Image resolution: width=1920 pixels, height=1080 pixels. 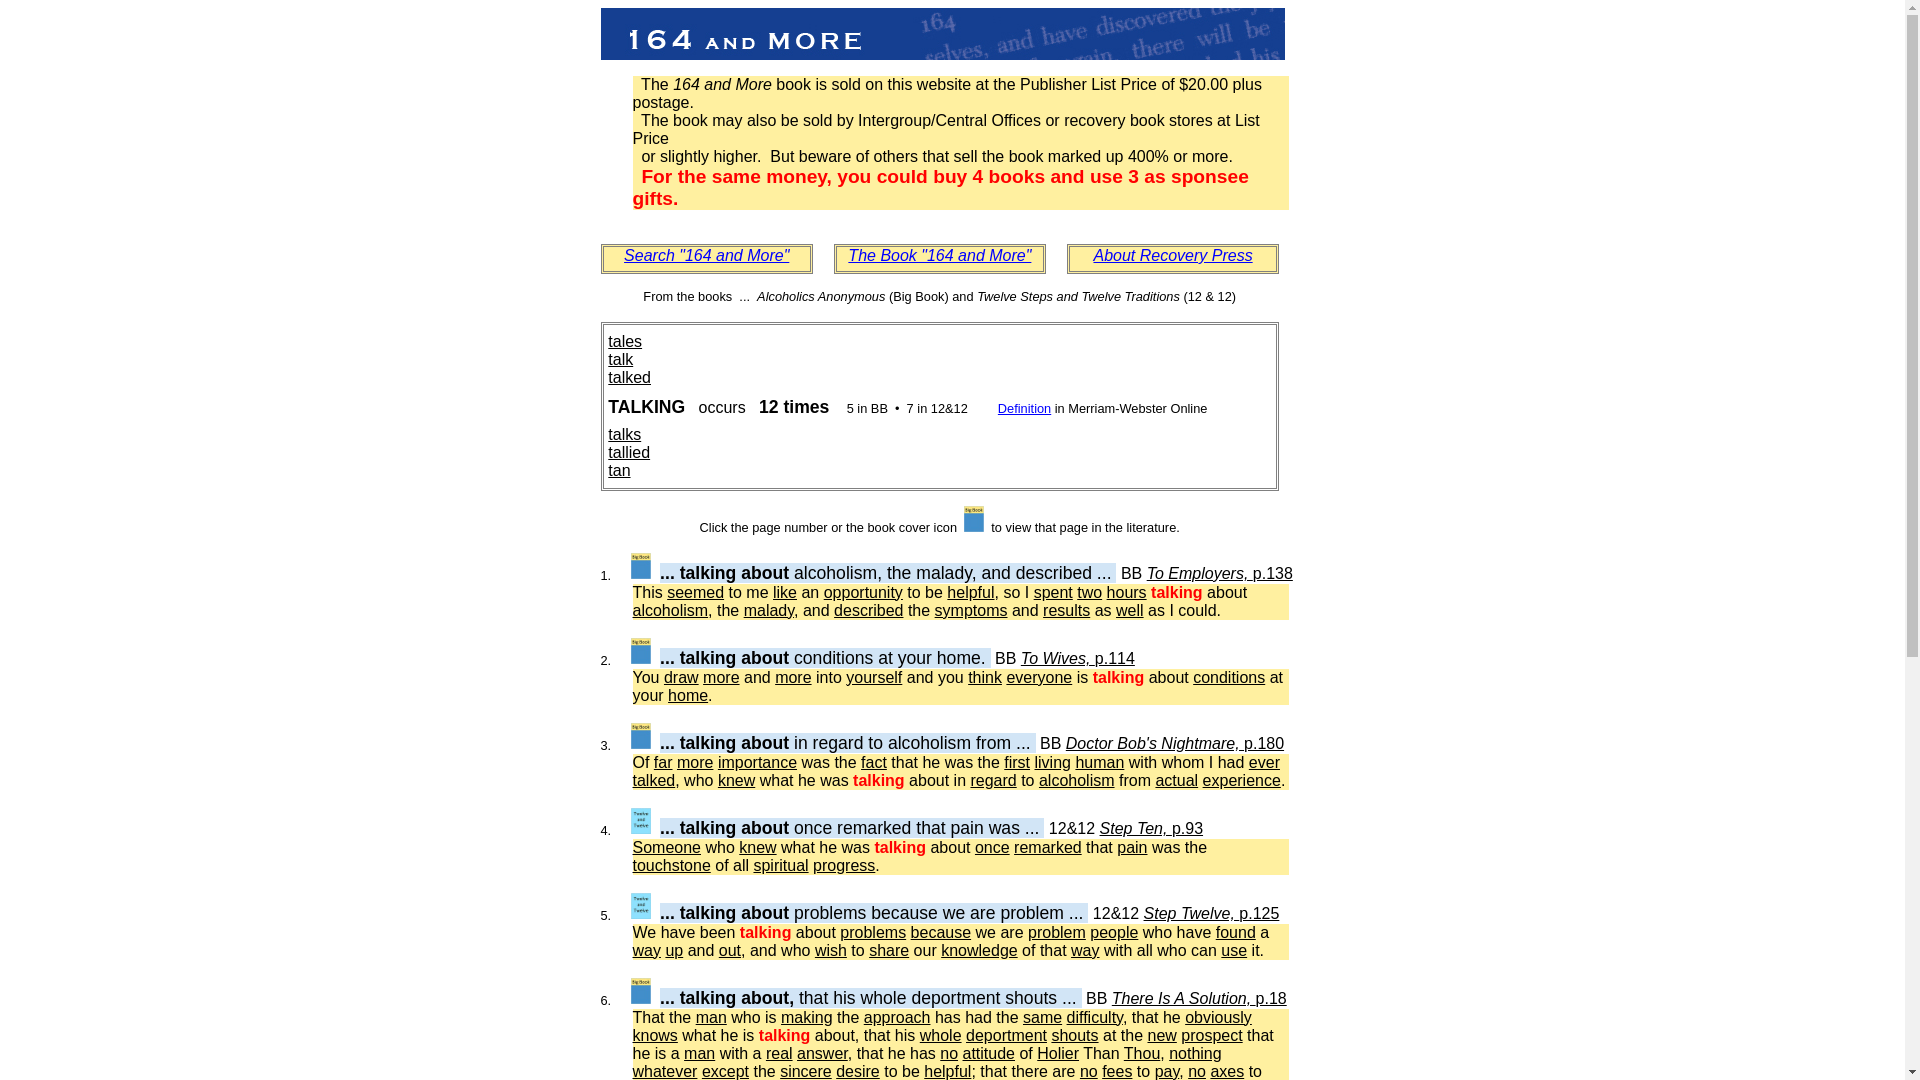 I want to click on 'importance', so click(x=756, y=762).